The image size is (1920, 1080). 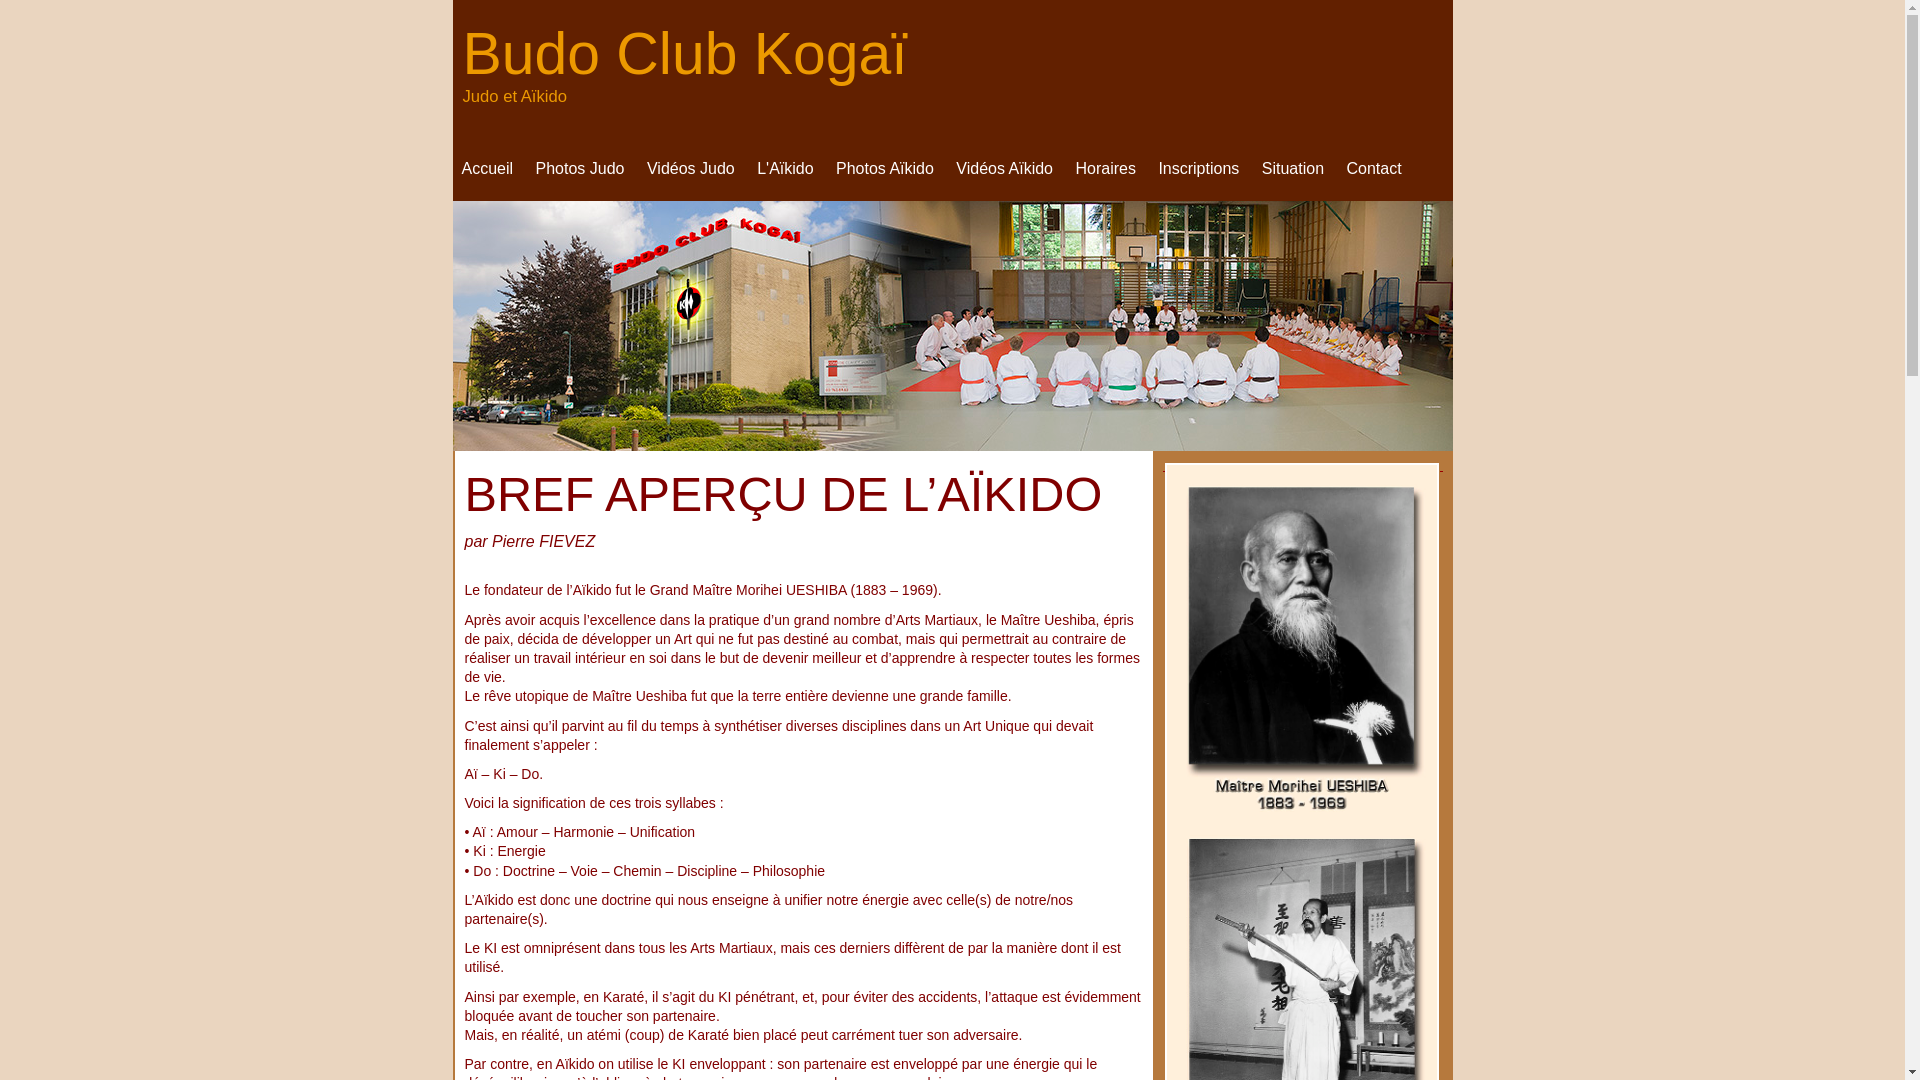 What do you see at coordinates (1198, 163) in the screenshot?
I see `'Inscriptions'` at bounding box center [1198, 163].